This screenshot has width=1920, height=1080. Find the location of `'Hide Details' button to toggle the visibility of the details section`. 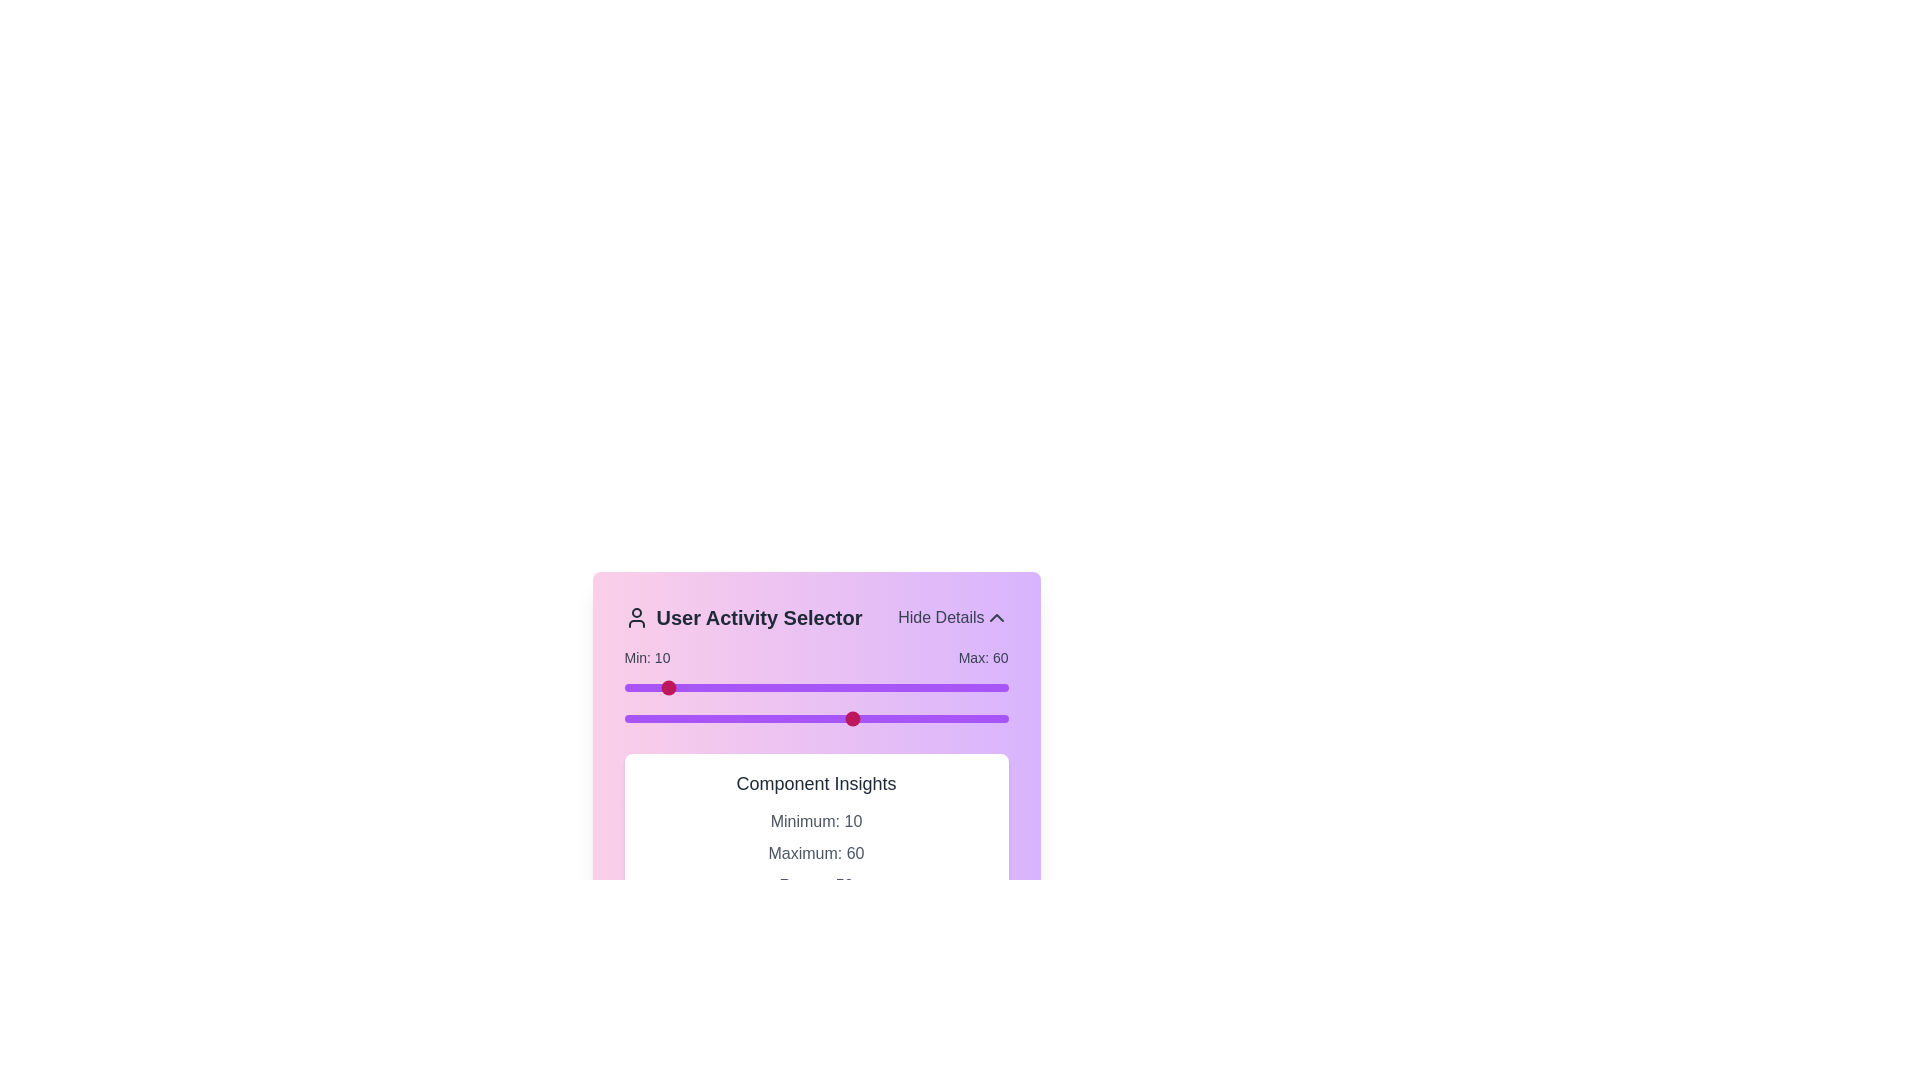

'Hide Details' button to toggle the visibility of the details section is located at coordinates (952, 616).